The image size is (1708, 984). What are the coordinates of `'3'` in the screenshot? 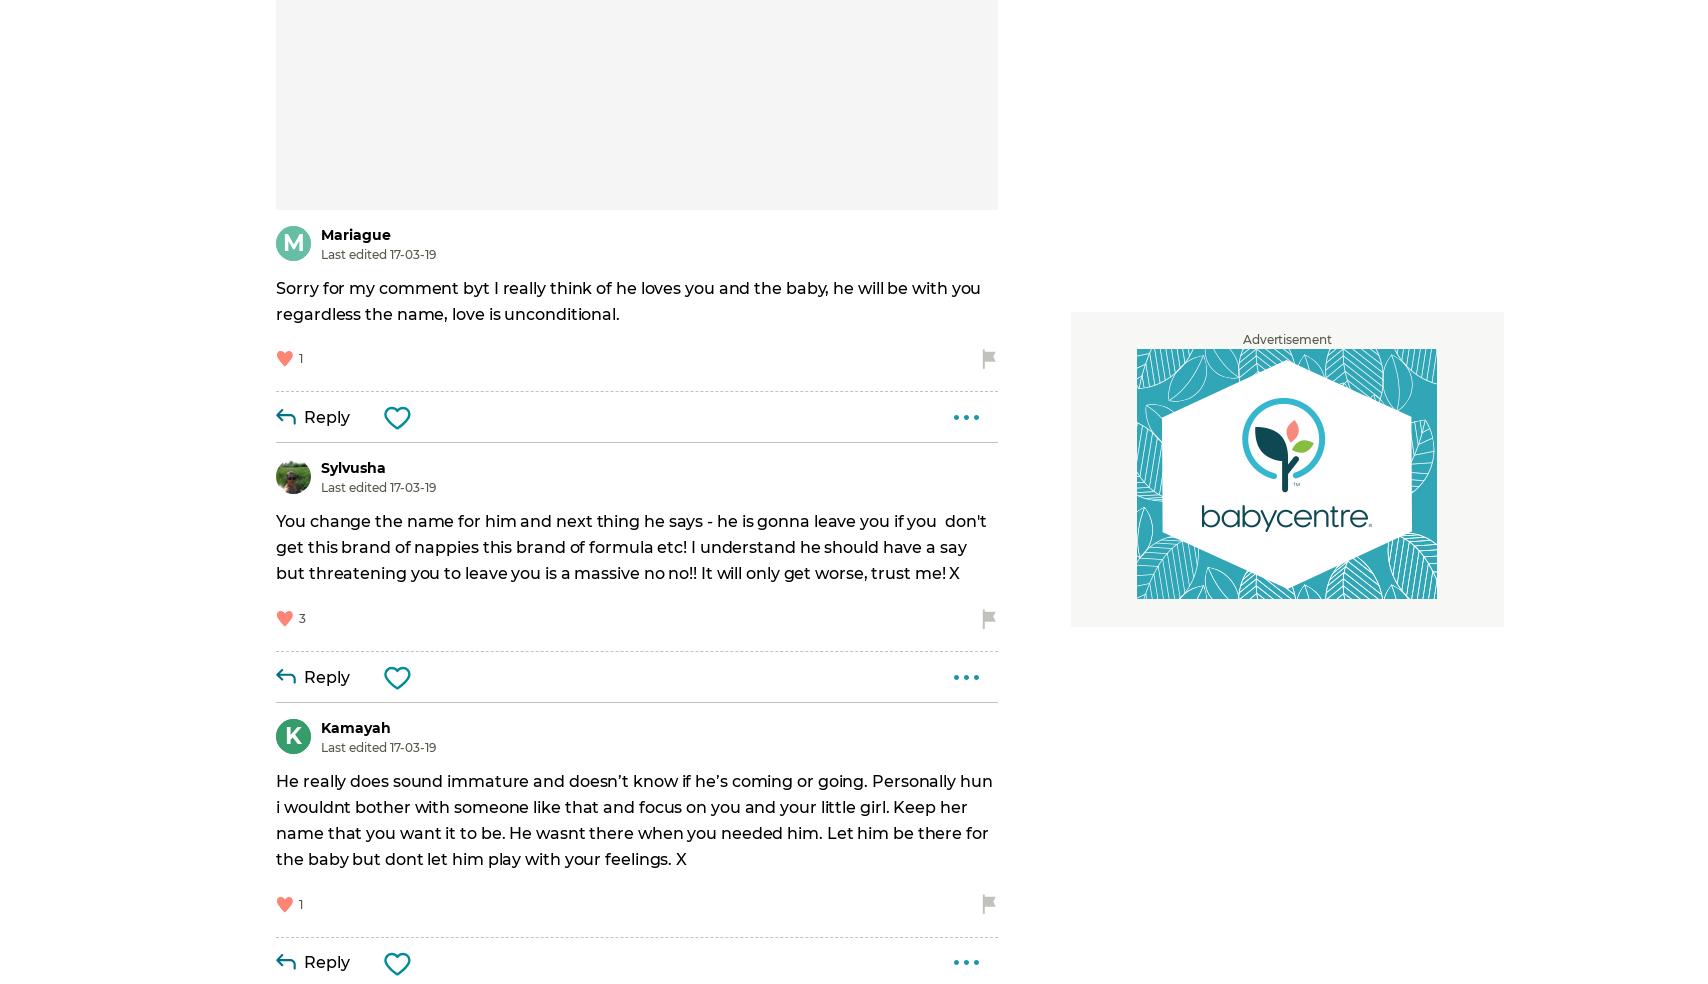 It's located at (302, 618).